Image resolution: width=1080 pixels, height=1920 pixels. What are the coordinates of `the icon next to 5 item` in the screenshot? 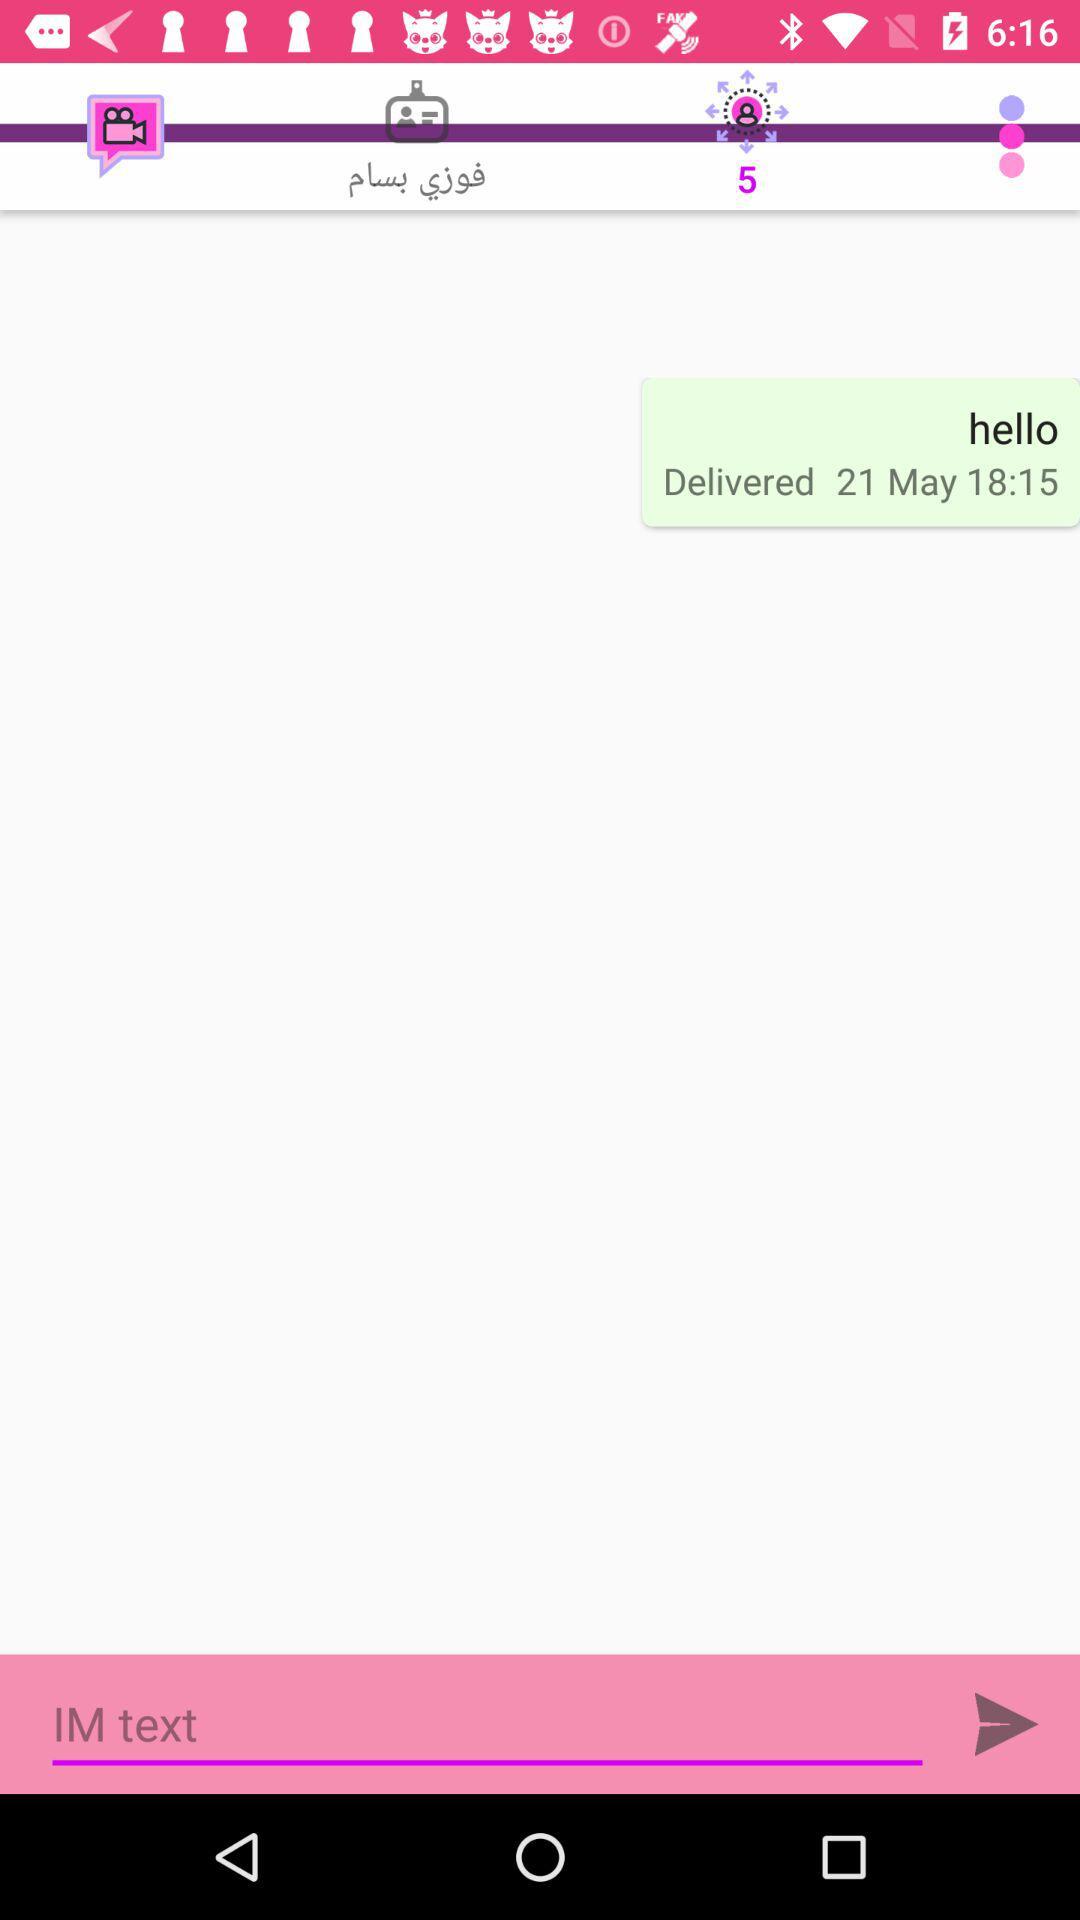 It's located at (415, 135).